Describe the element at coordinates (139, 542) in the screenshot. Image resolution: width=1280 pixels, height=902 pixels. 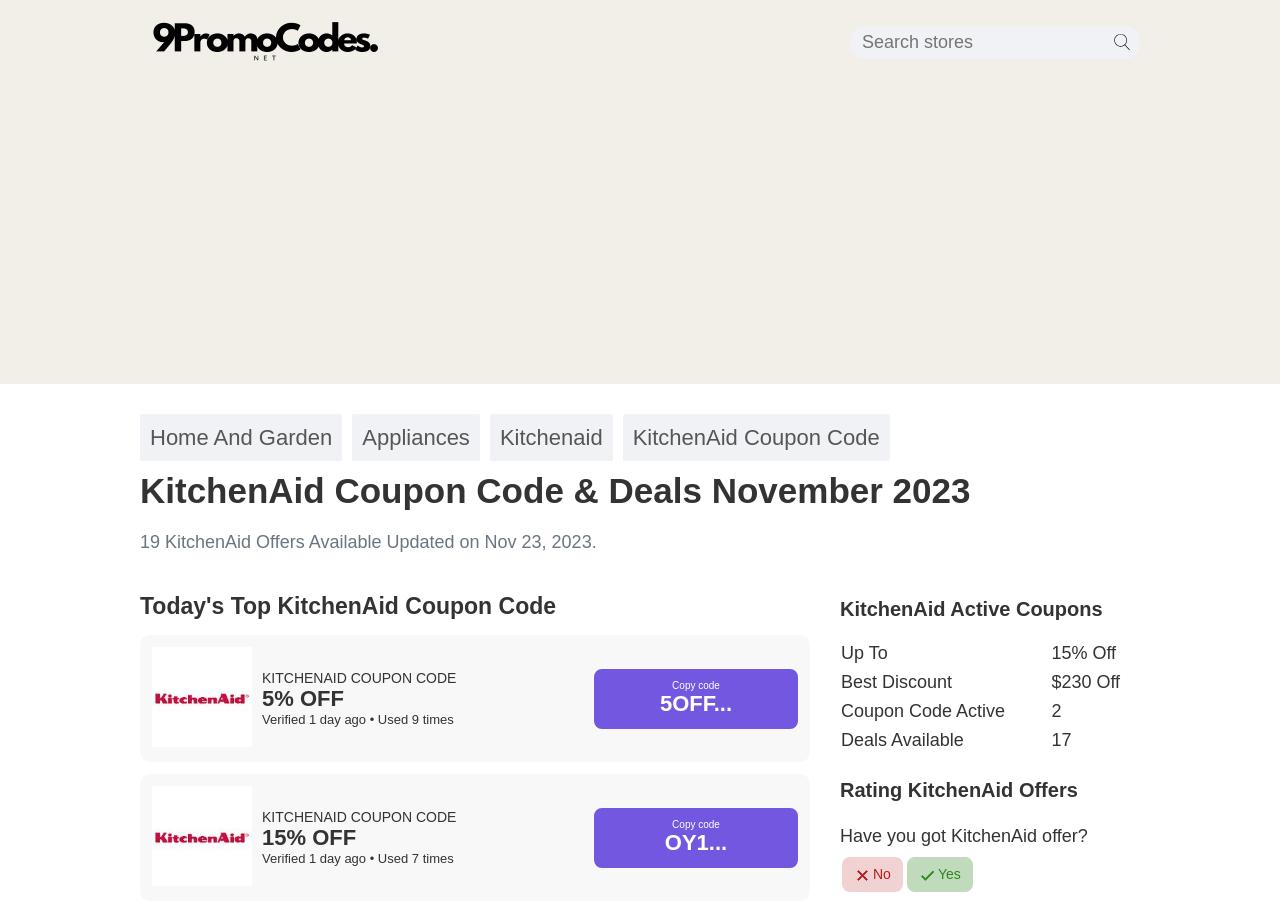
I see `'19 KitchenAid Offers Available Updated on Nov 23, 2023.'` at that location.